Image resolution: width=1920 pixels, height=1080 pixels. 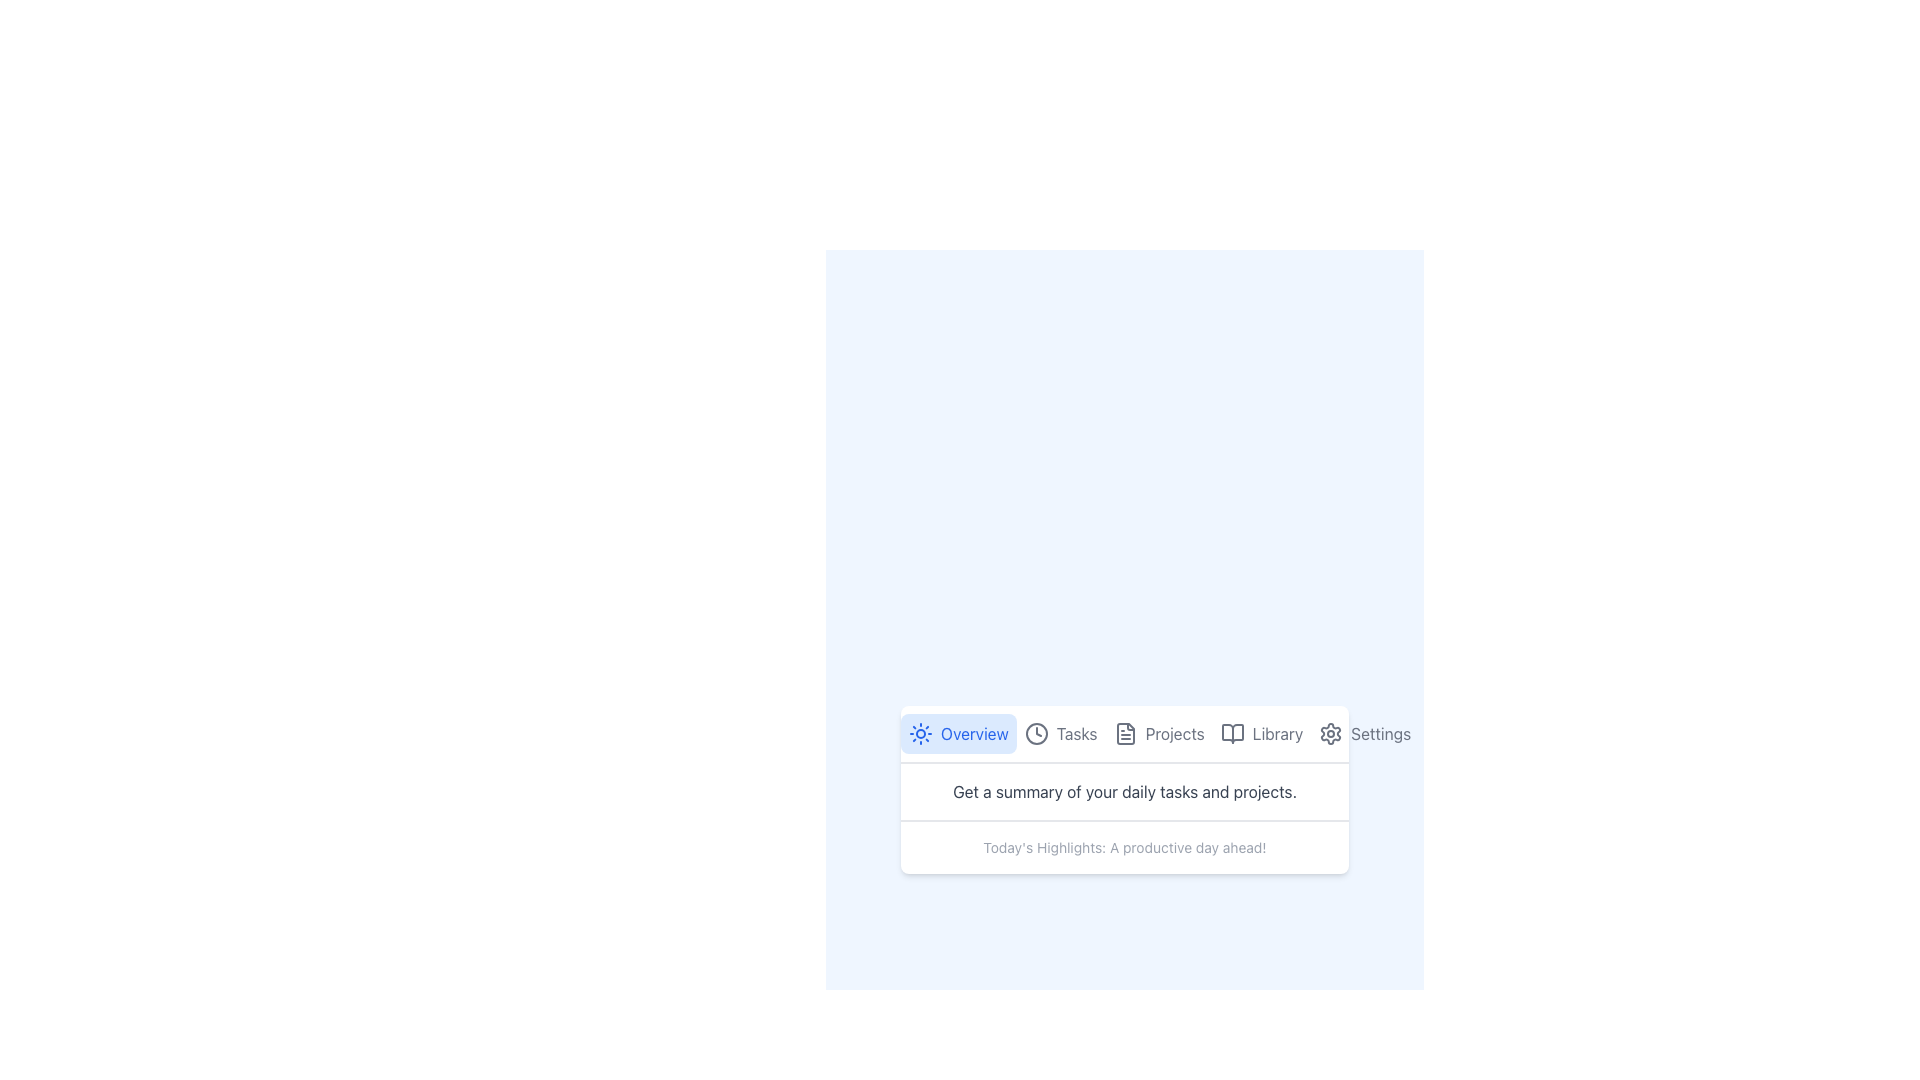 I want to click on the central navigation bar, so click(x=1124, y=735).